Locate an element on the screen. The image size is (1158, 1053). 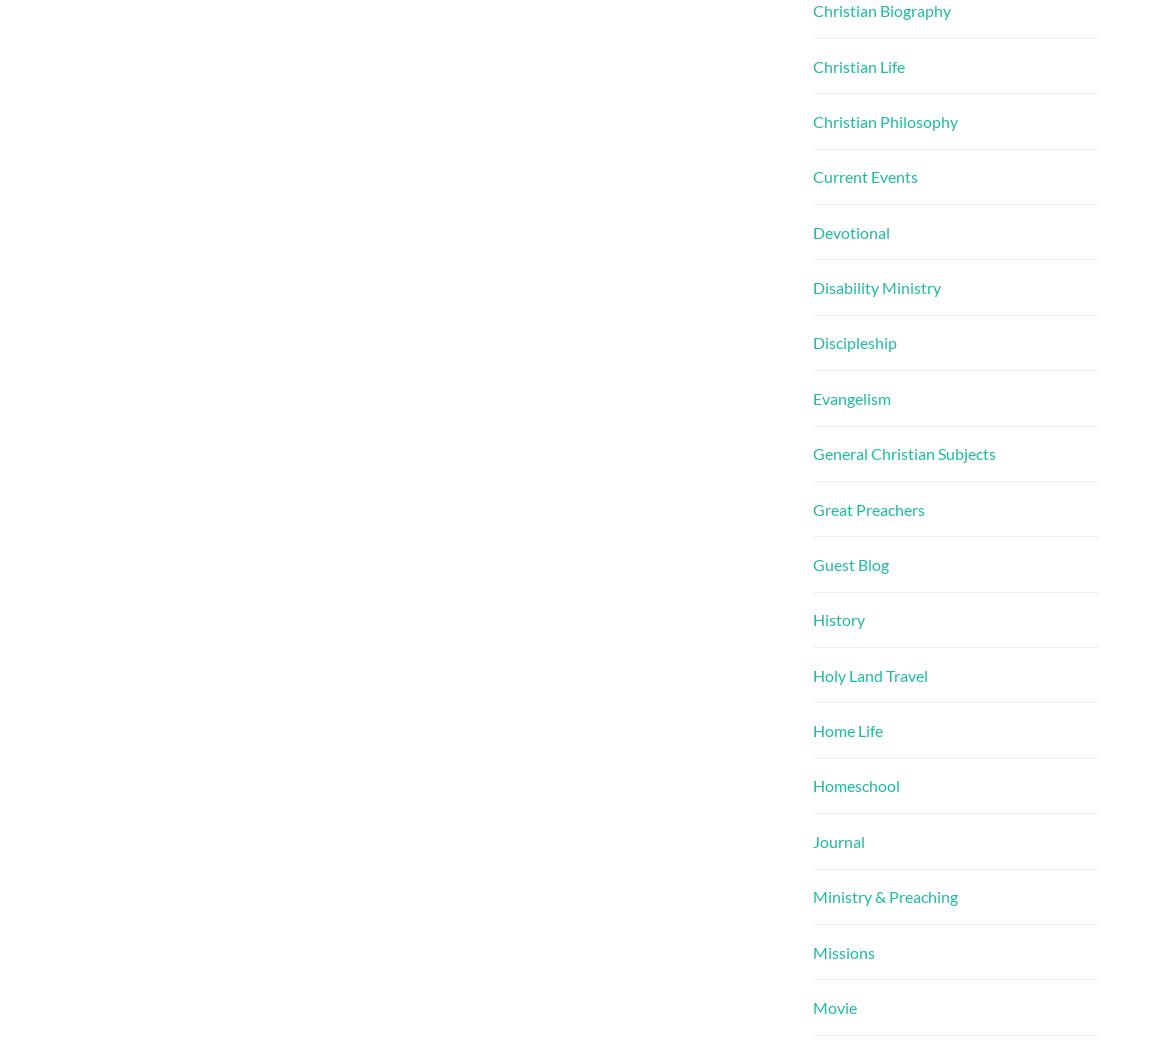
'Great Preachers' is located at coordinates (812, 508).